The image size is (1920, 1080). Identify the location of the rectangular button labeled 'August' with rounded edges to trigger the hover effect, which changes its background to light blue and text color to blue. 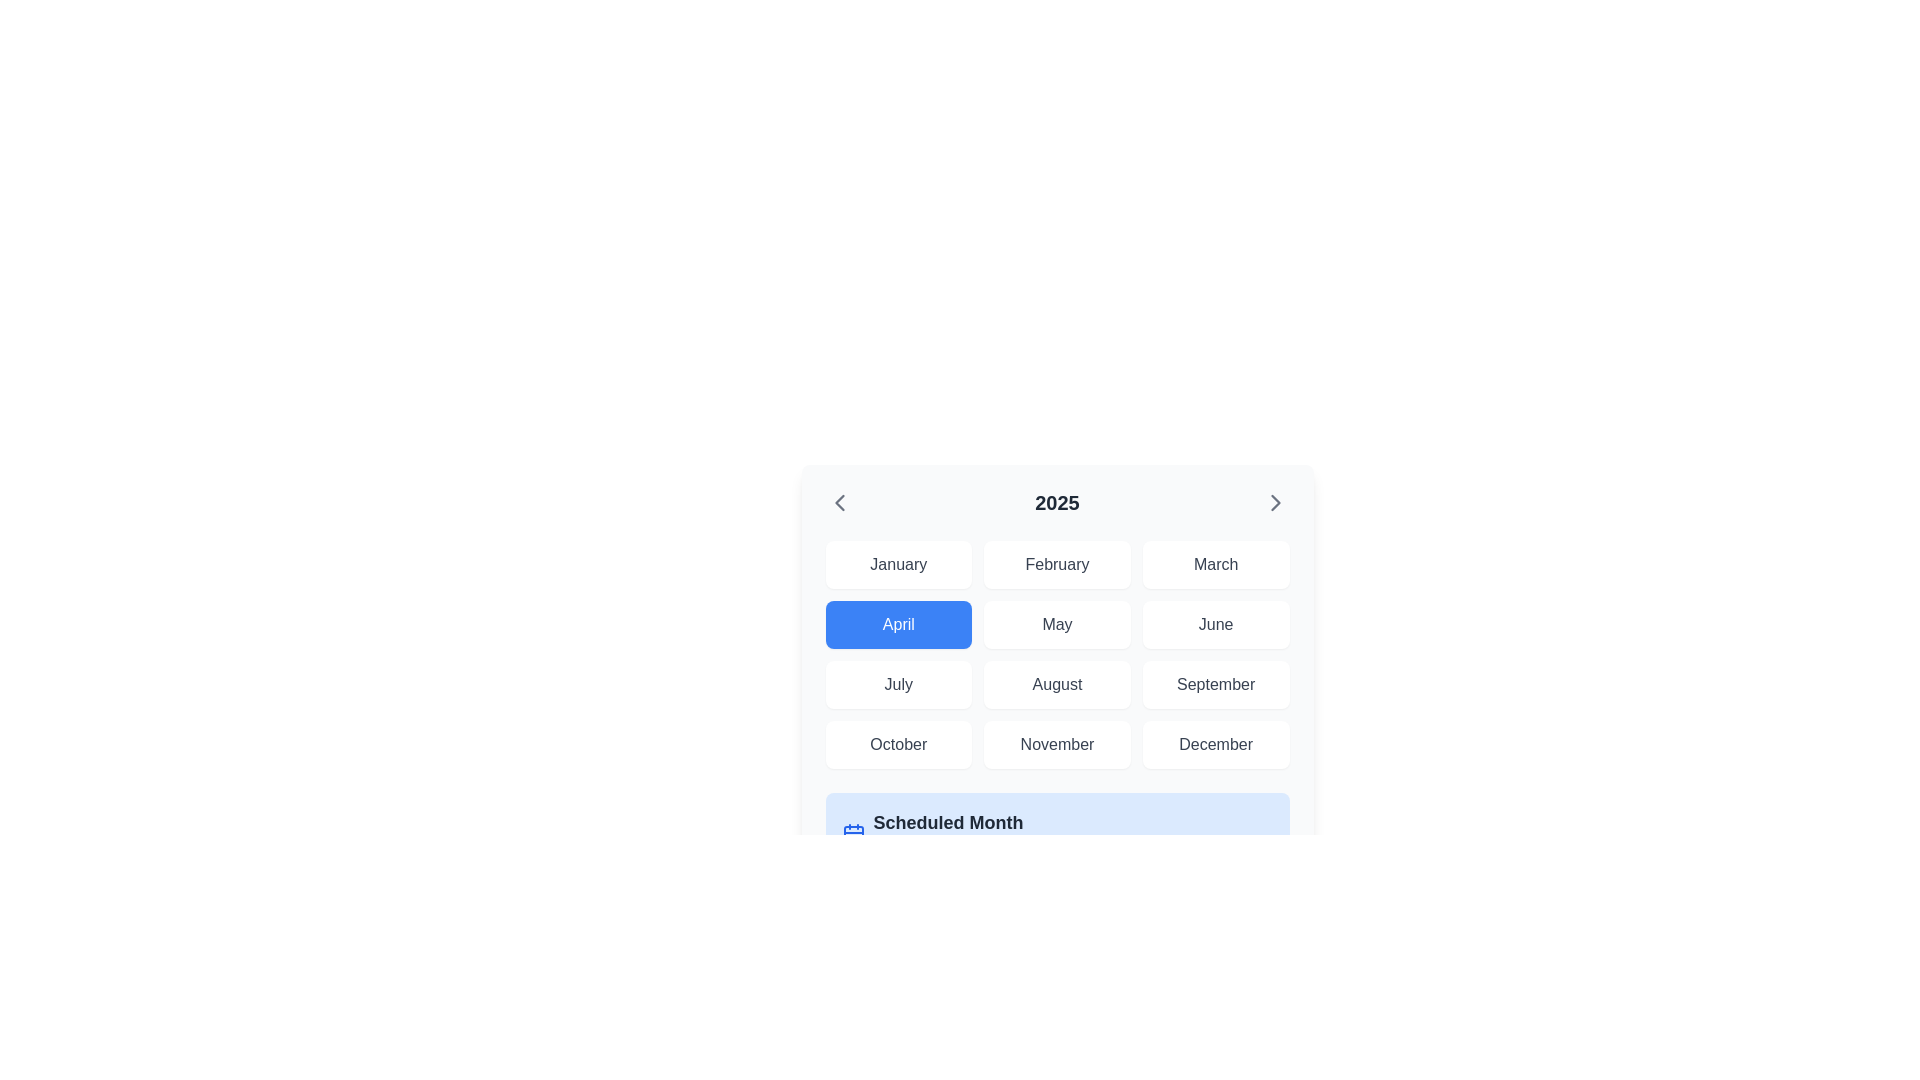
(1056, 684).